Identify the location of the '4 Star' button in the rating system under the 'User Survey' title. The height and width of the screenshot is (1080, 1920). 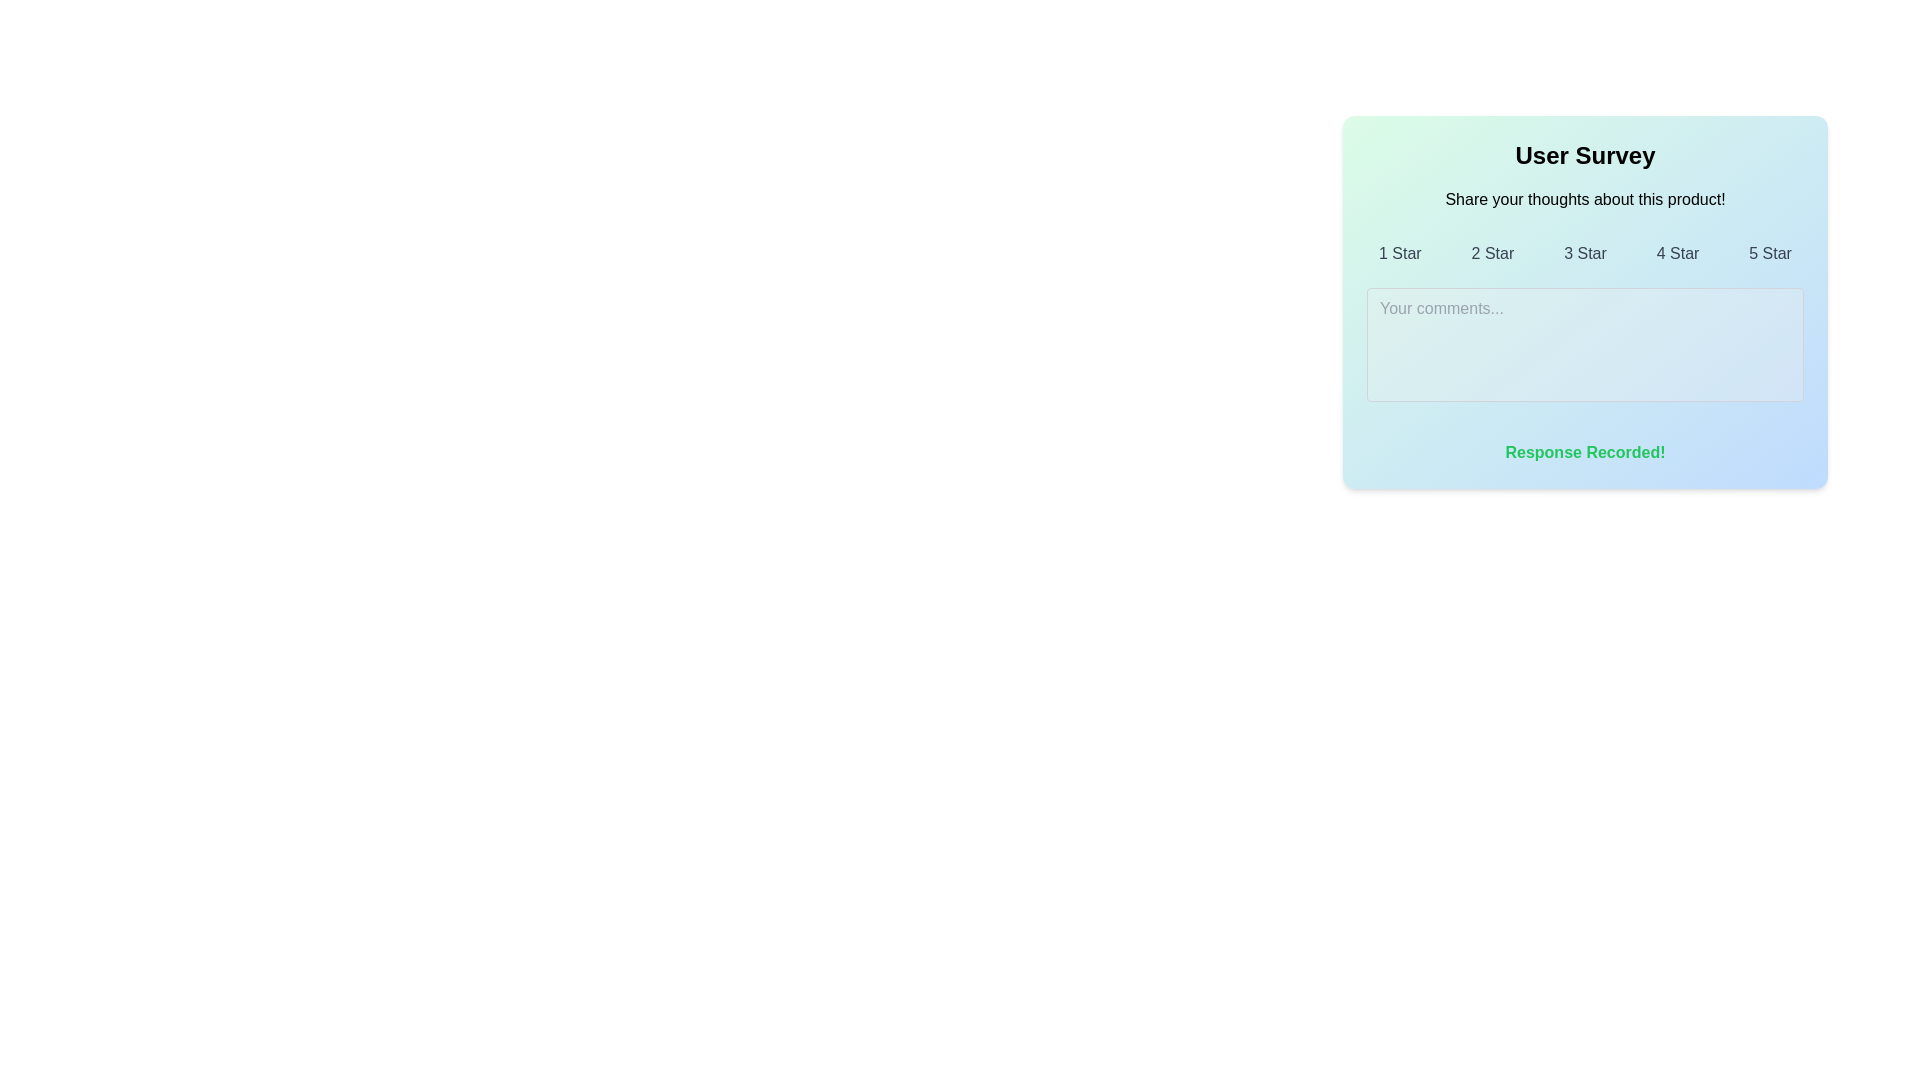
(1678, 253).